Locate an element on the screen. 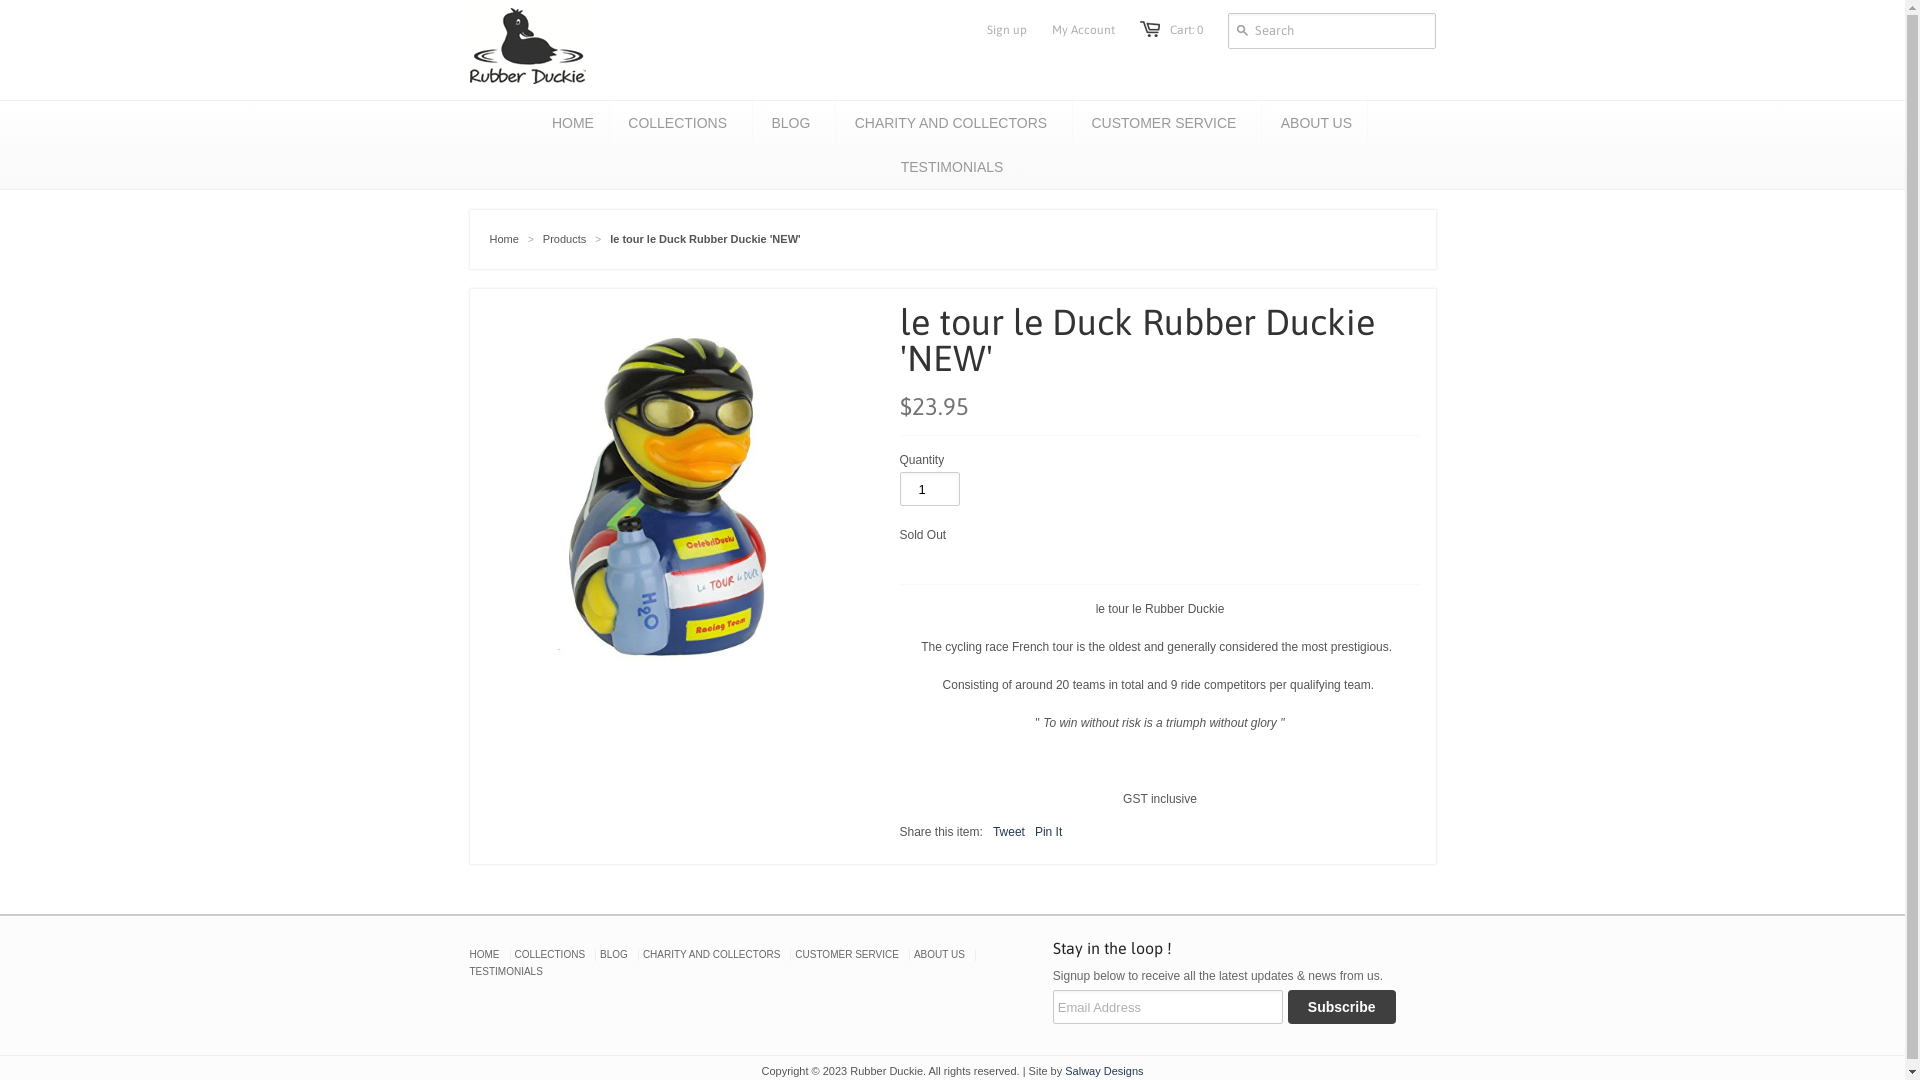 The image size is (1920, 1080). 'CHARITY AND COLLECTORS' is located at coordinates (711, 953).